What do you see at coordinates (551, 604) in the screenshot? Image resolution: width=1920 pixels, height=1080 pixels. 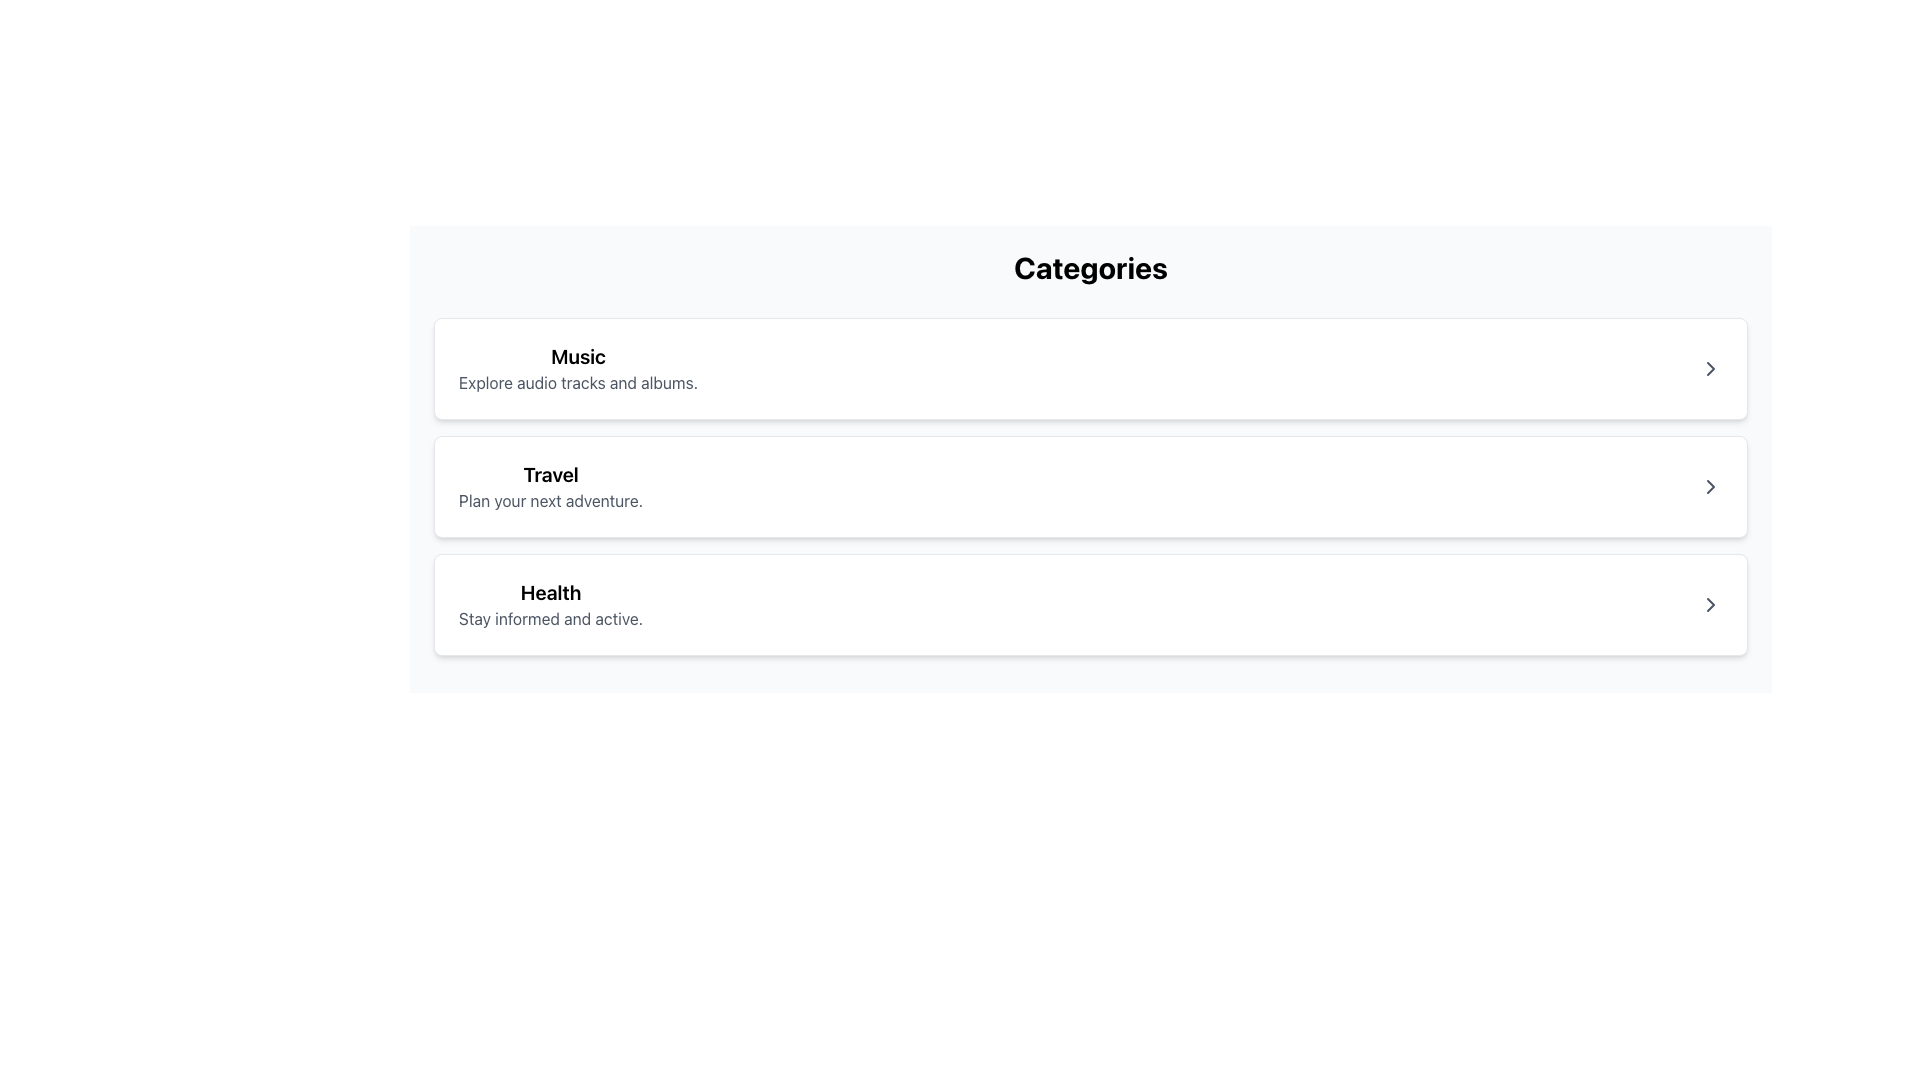 I see `the descriptive label for the 'Health' category, which is located in the third section of a vertically aligned list, centered horizontally below the 'Music' and 'Travel' sections` at bounding box center [551, 604].